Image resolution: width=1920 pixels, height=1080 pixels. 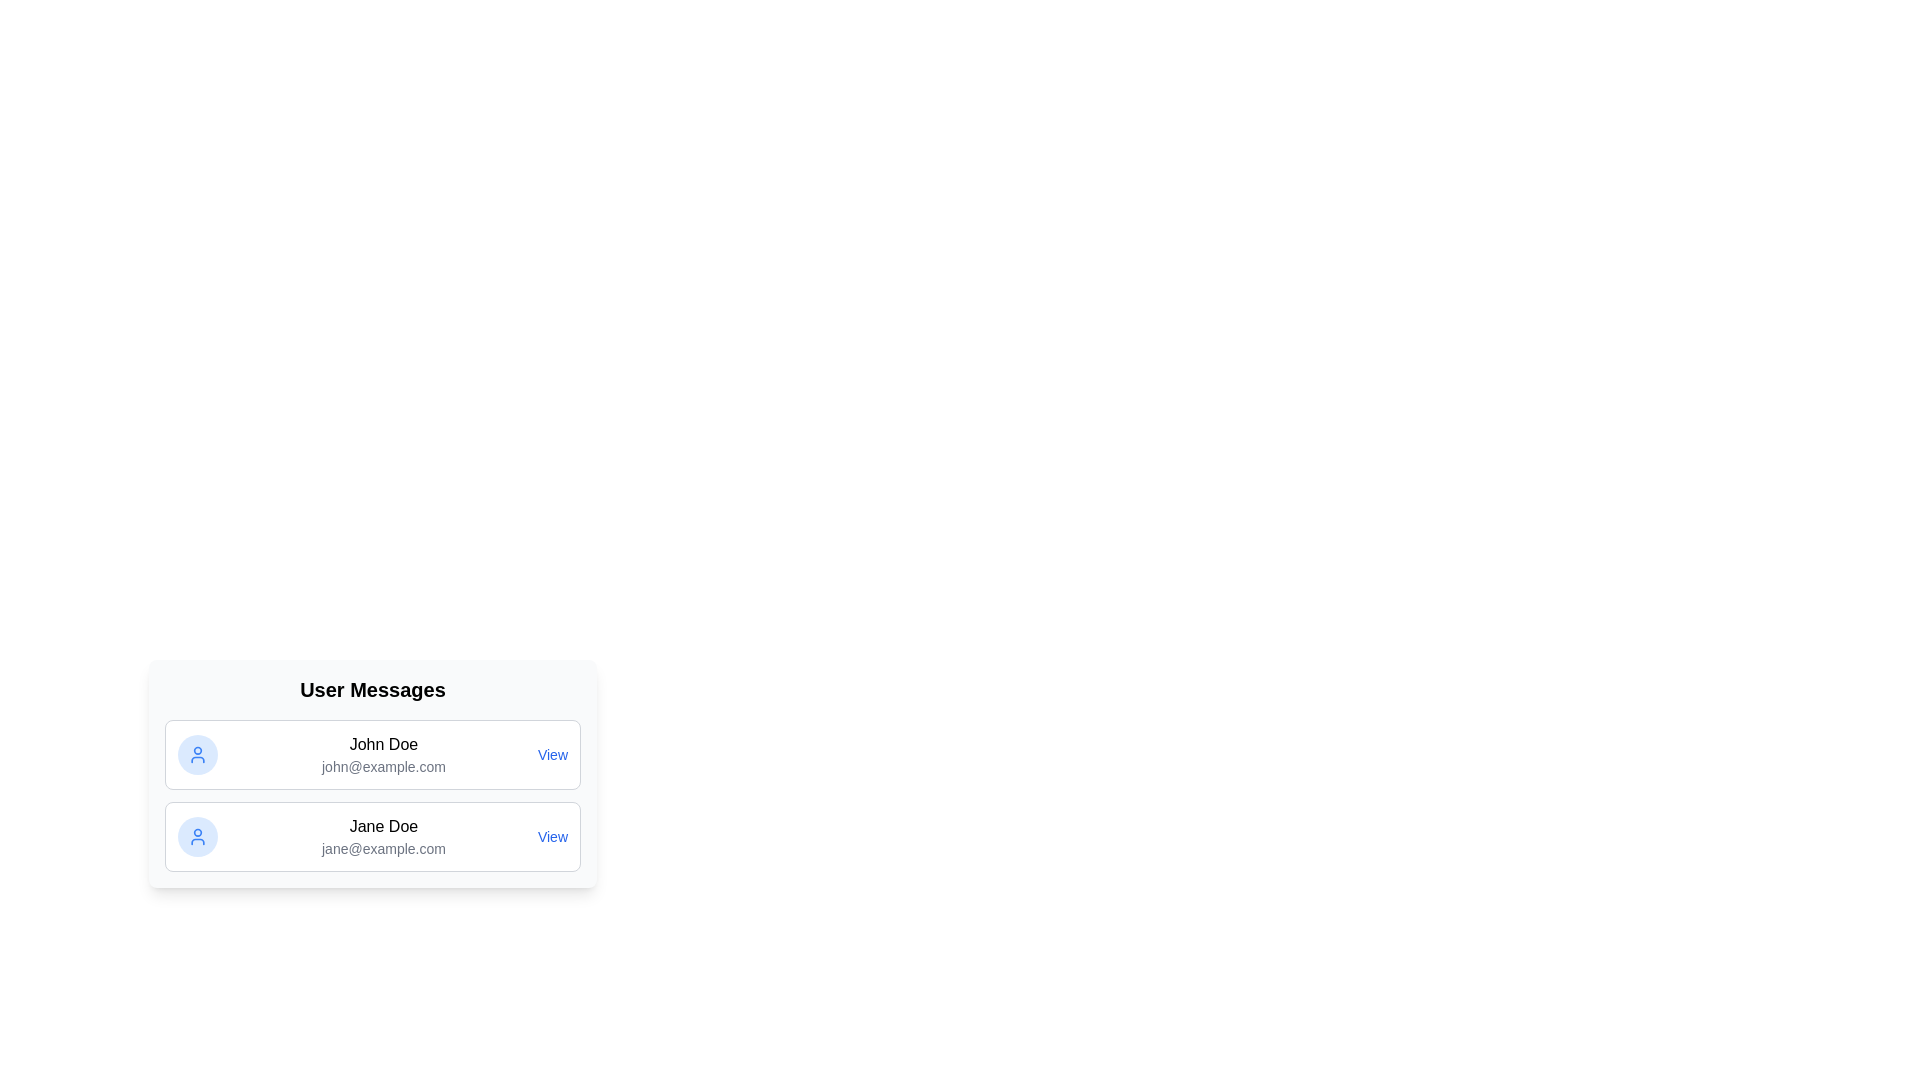 I want to click on the 'View' link next to the user Jane Doe, so click(x=552, y=837).